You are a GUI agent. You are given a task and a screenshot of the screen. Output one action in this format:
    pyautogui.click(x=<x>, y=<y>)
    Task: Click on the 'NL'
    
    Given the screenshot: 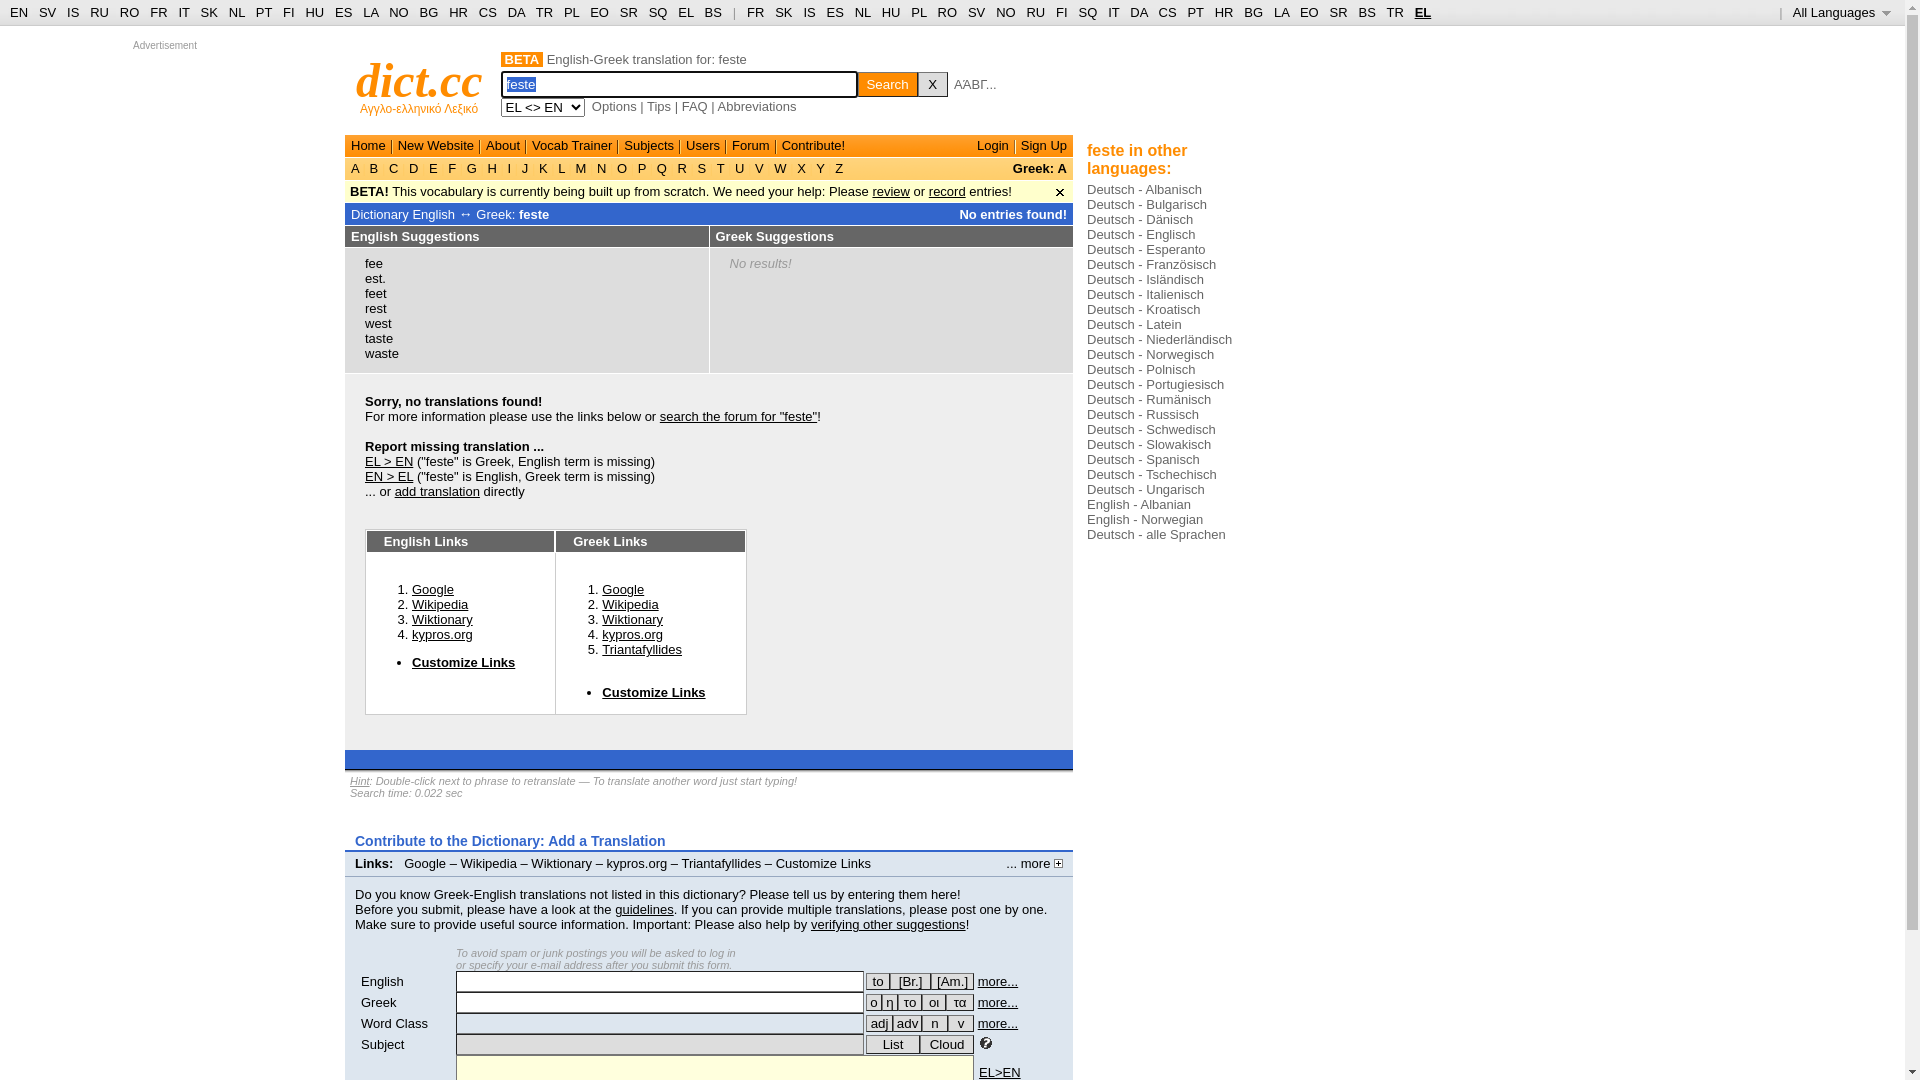 What is the action you would take?
    pyautogui.click(x=863, y=12)
    